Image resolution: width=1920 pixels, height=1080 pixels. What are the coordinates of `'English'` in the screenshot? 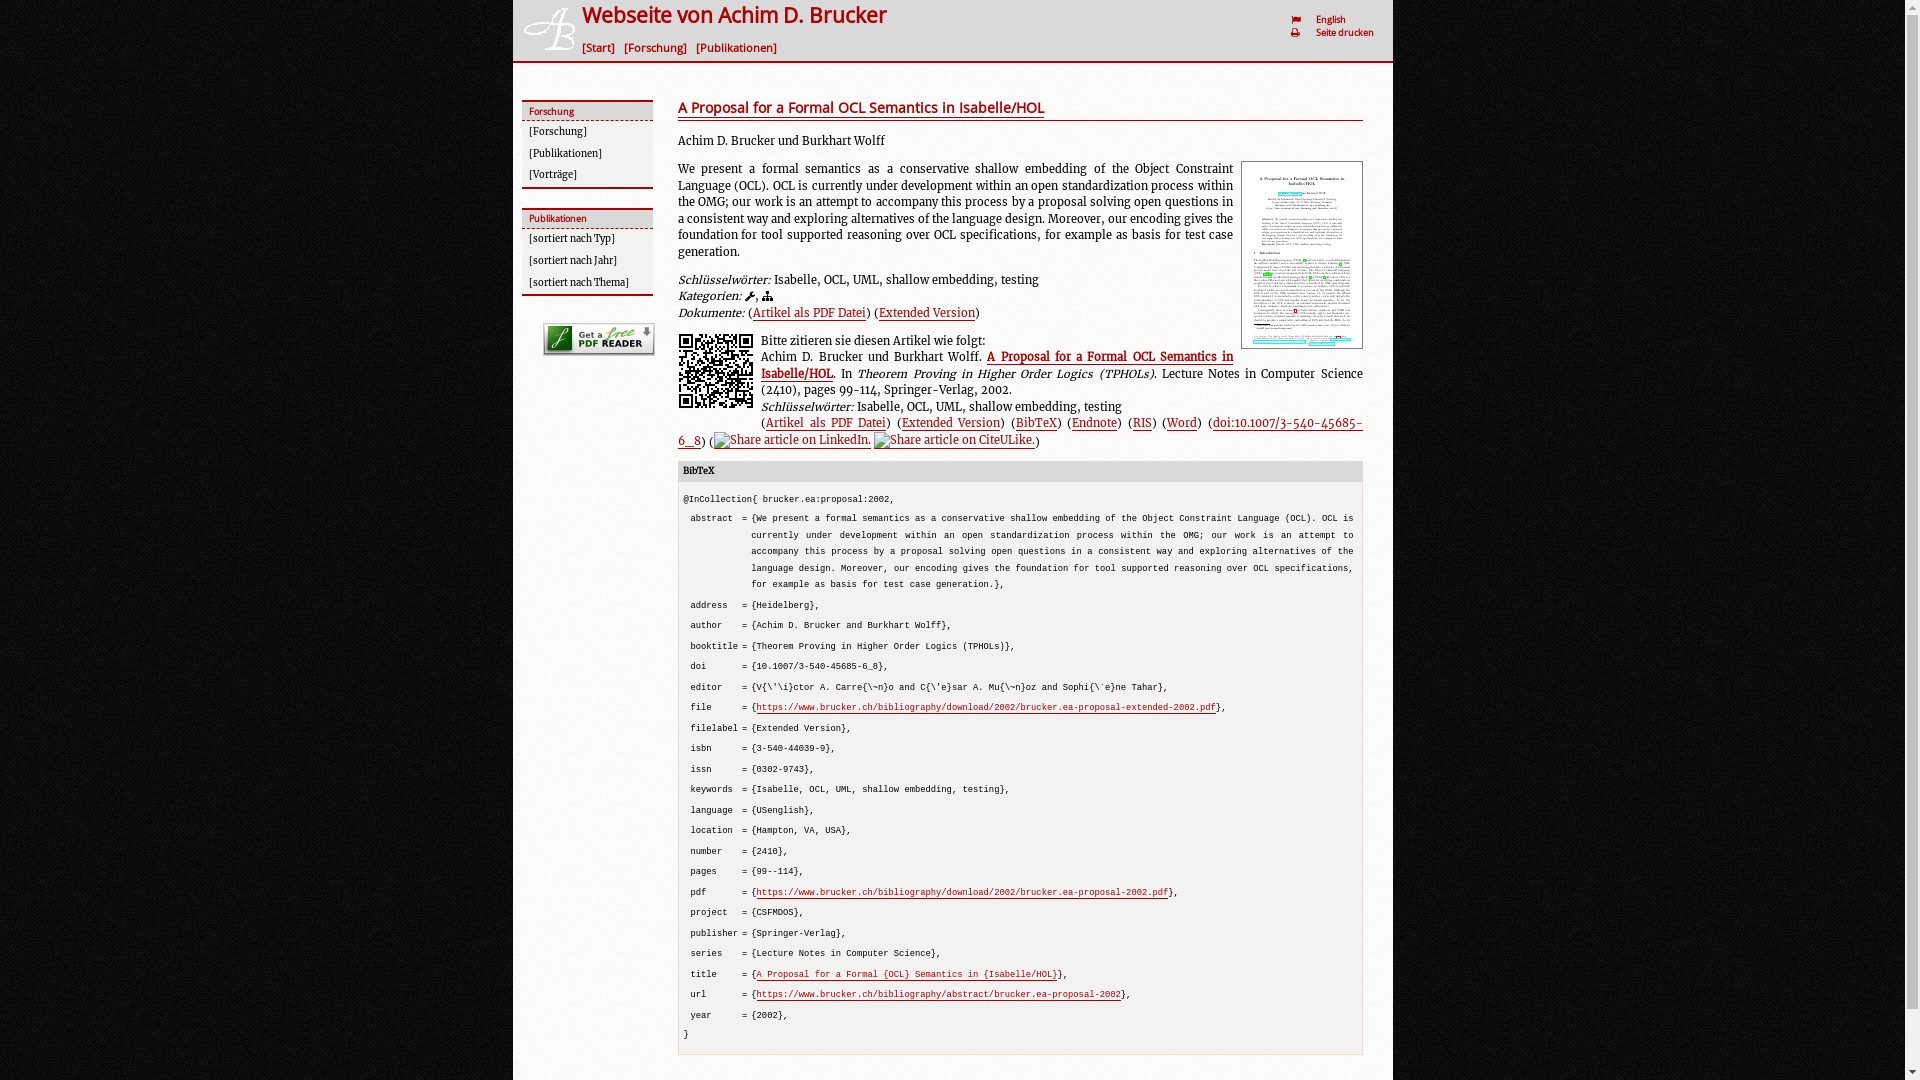 It's located at (1333, 19).